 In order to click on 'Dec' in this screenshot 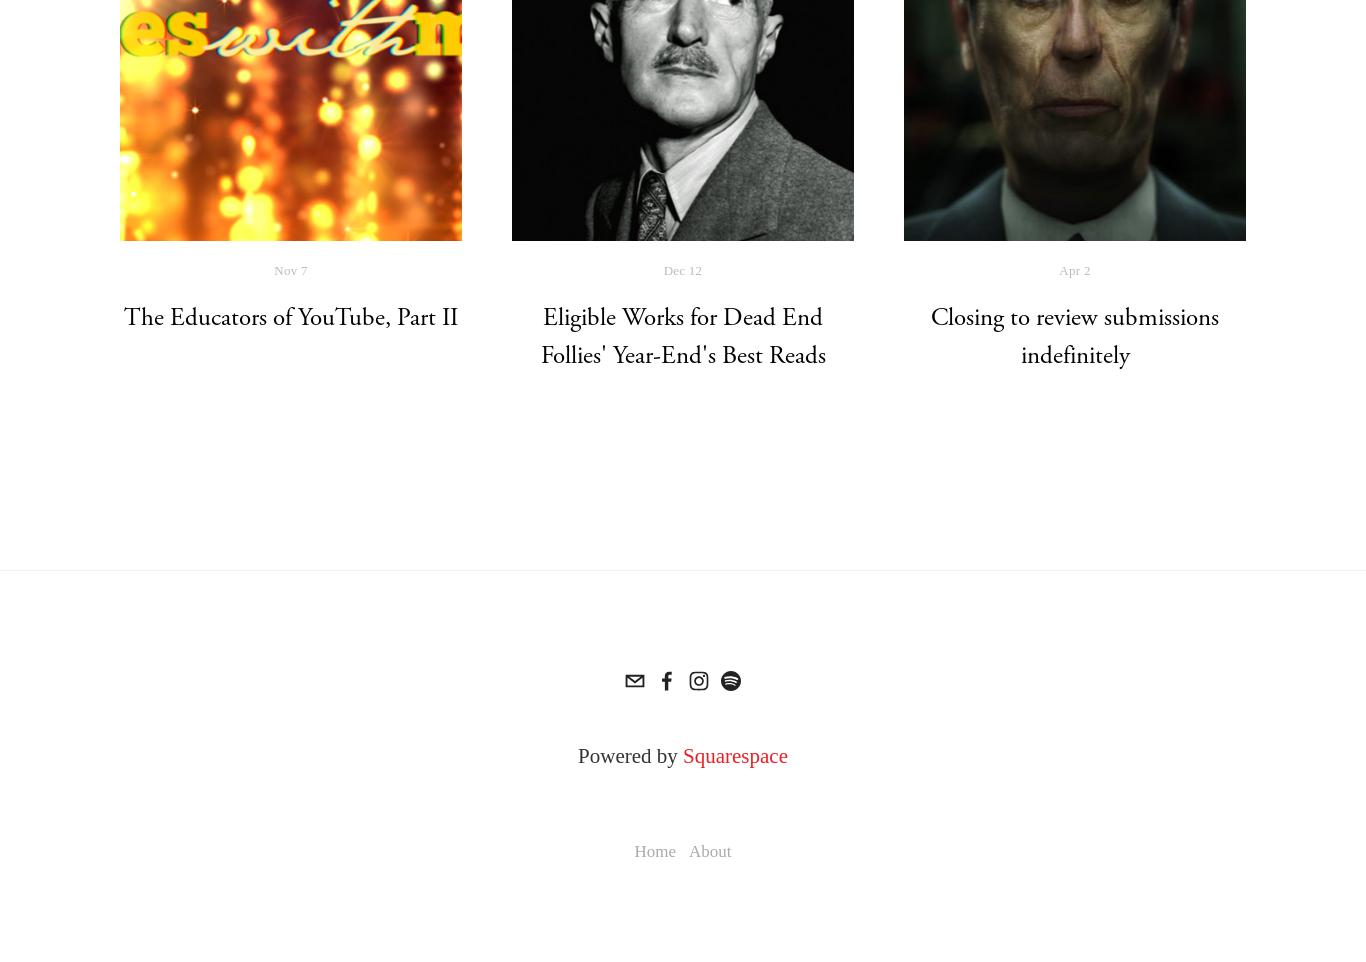, I will do `click(662, 269)`.